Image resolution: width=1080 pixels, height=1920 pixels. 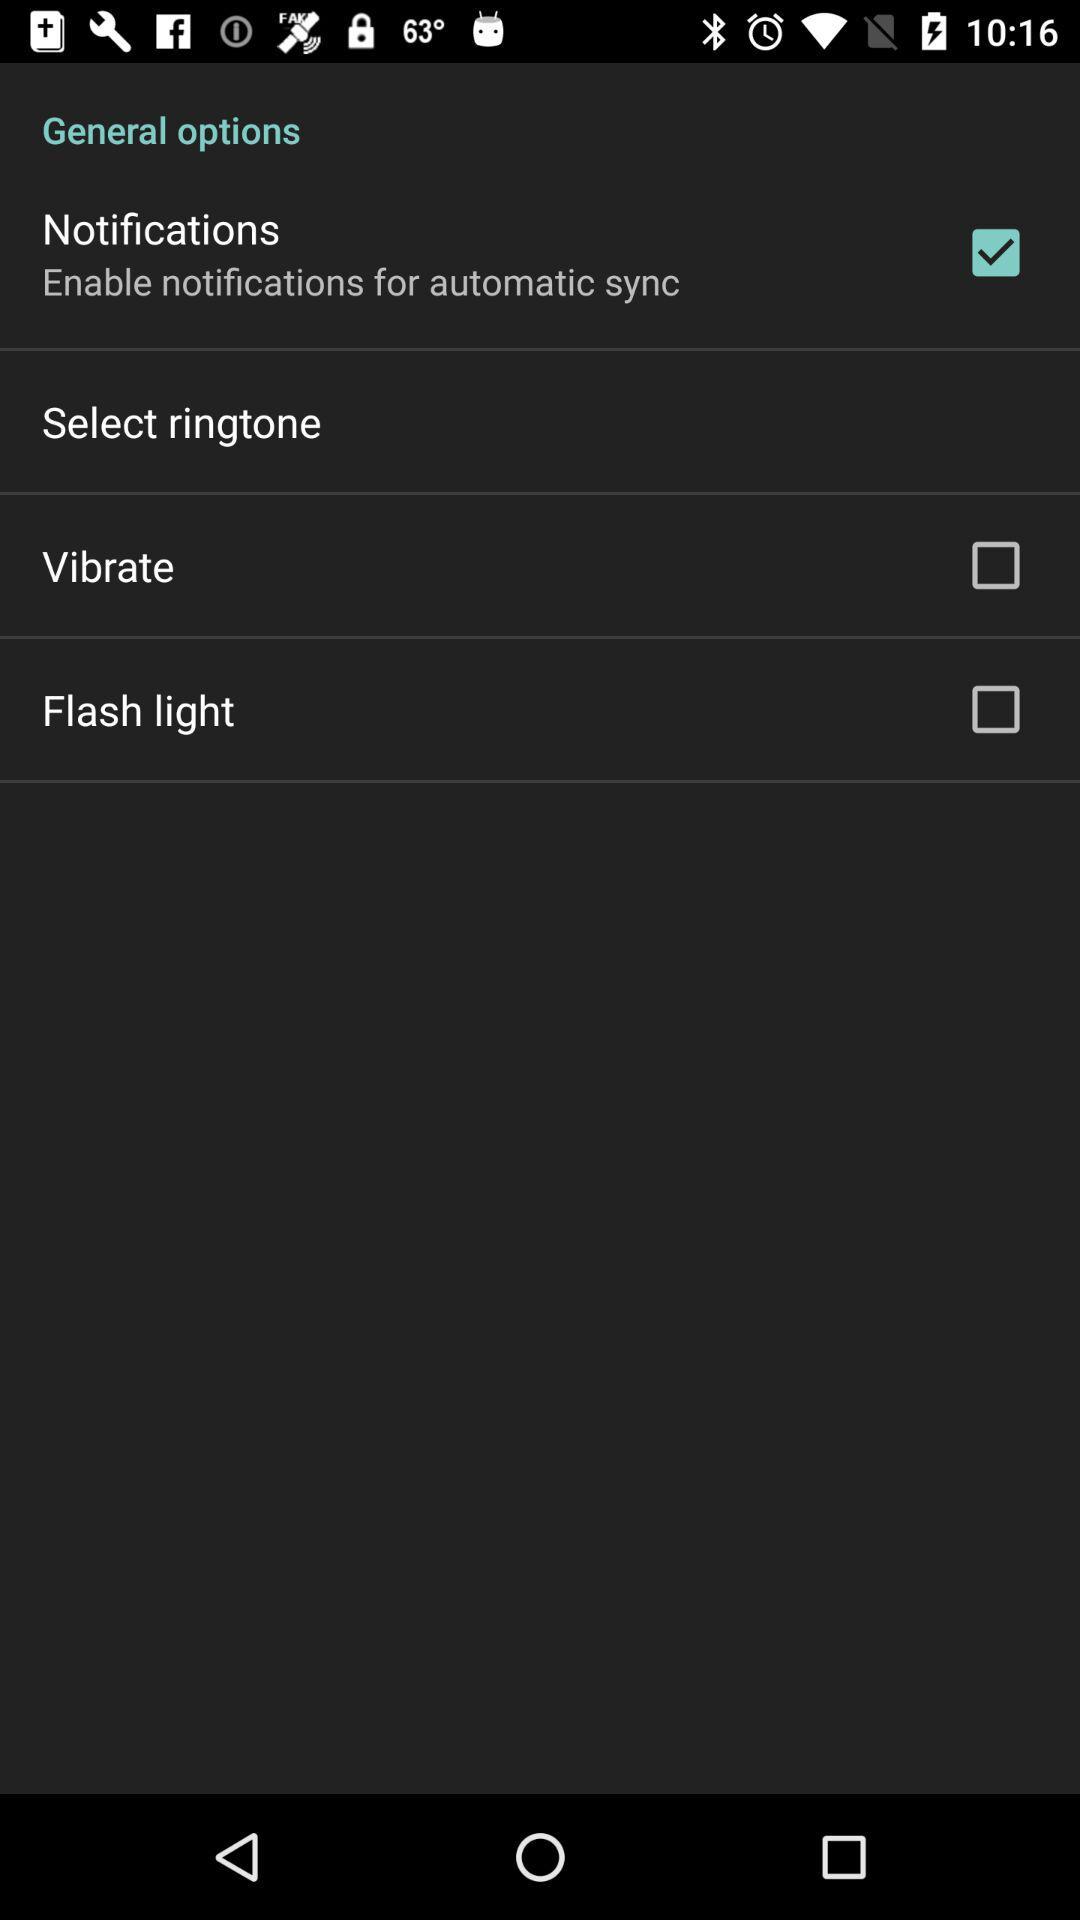 What do you see at coordinates (540, 107) in the screenshot?
I see `icon above the notifications` at bounding box center [540, 107].